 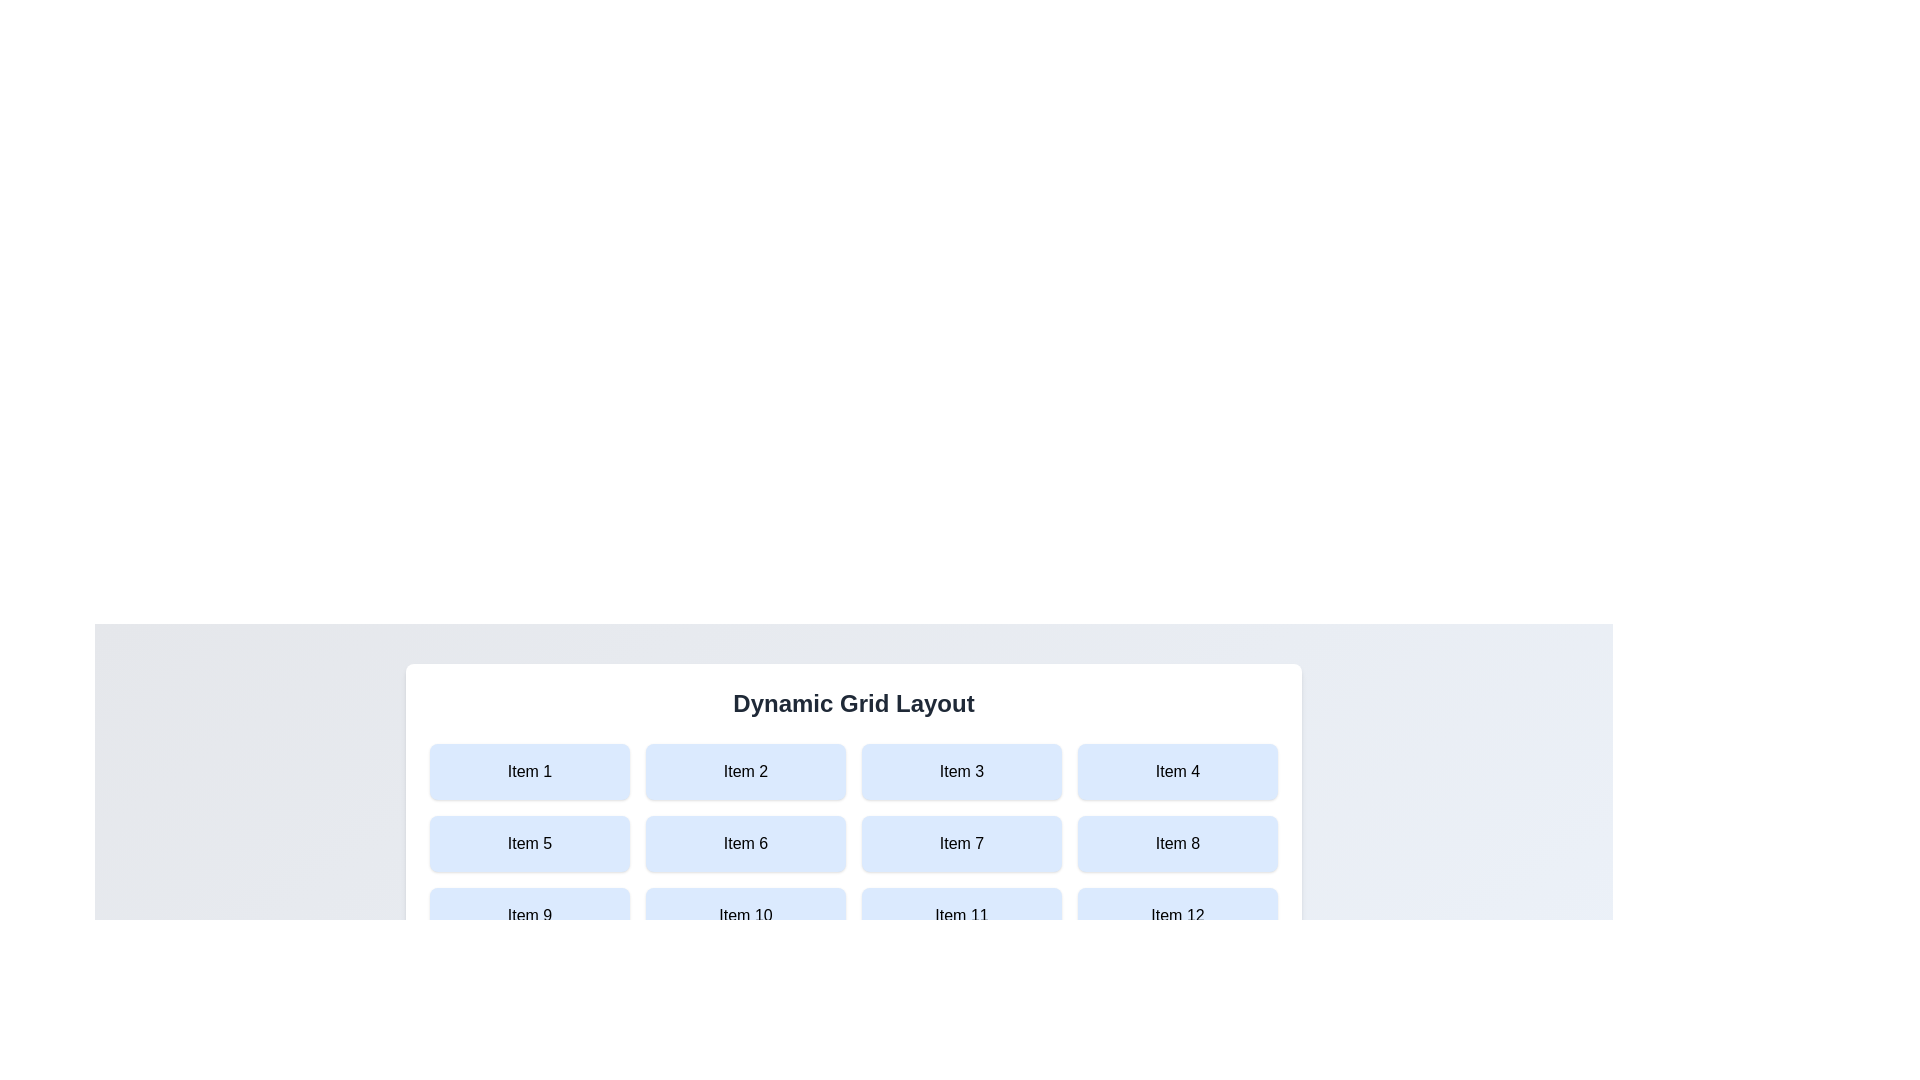 What do you see at coordinates (1177, 844) in the screenshot?
I see `the individual item button located in the second row and fourth column of a 4x4 grid layout` at bounding box center [1177, 844].